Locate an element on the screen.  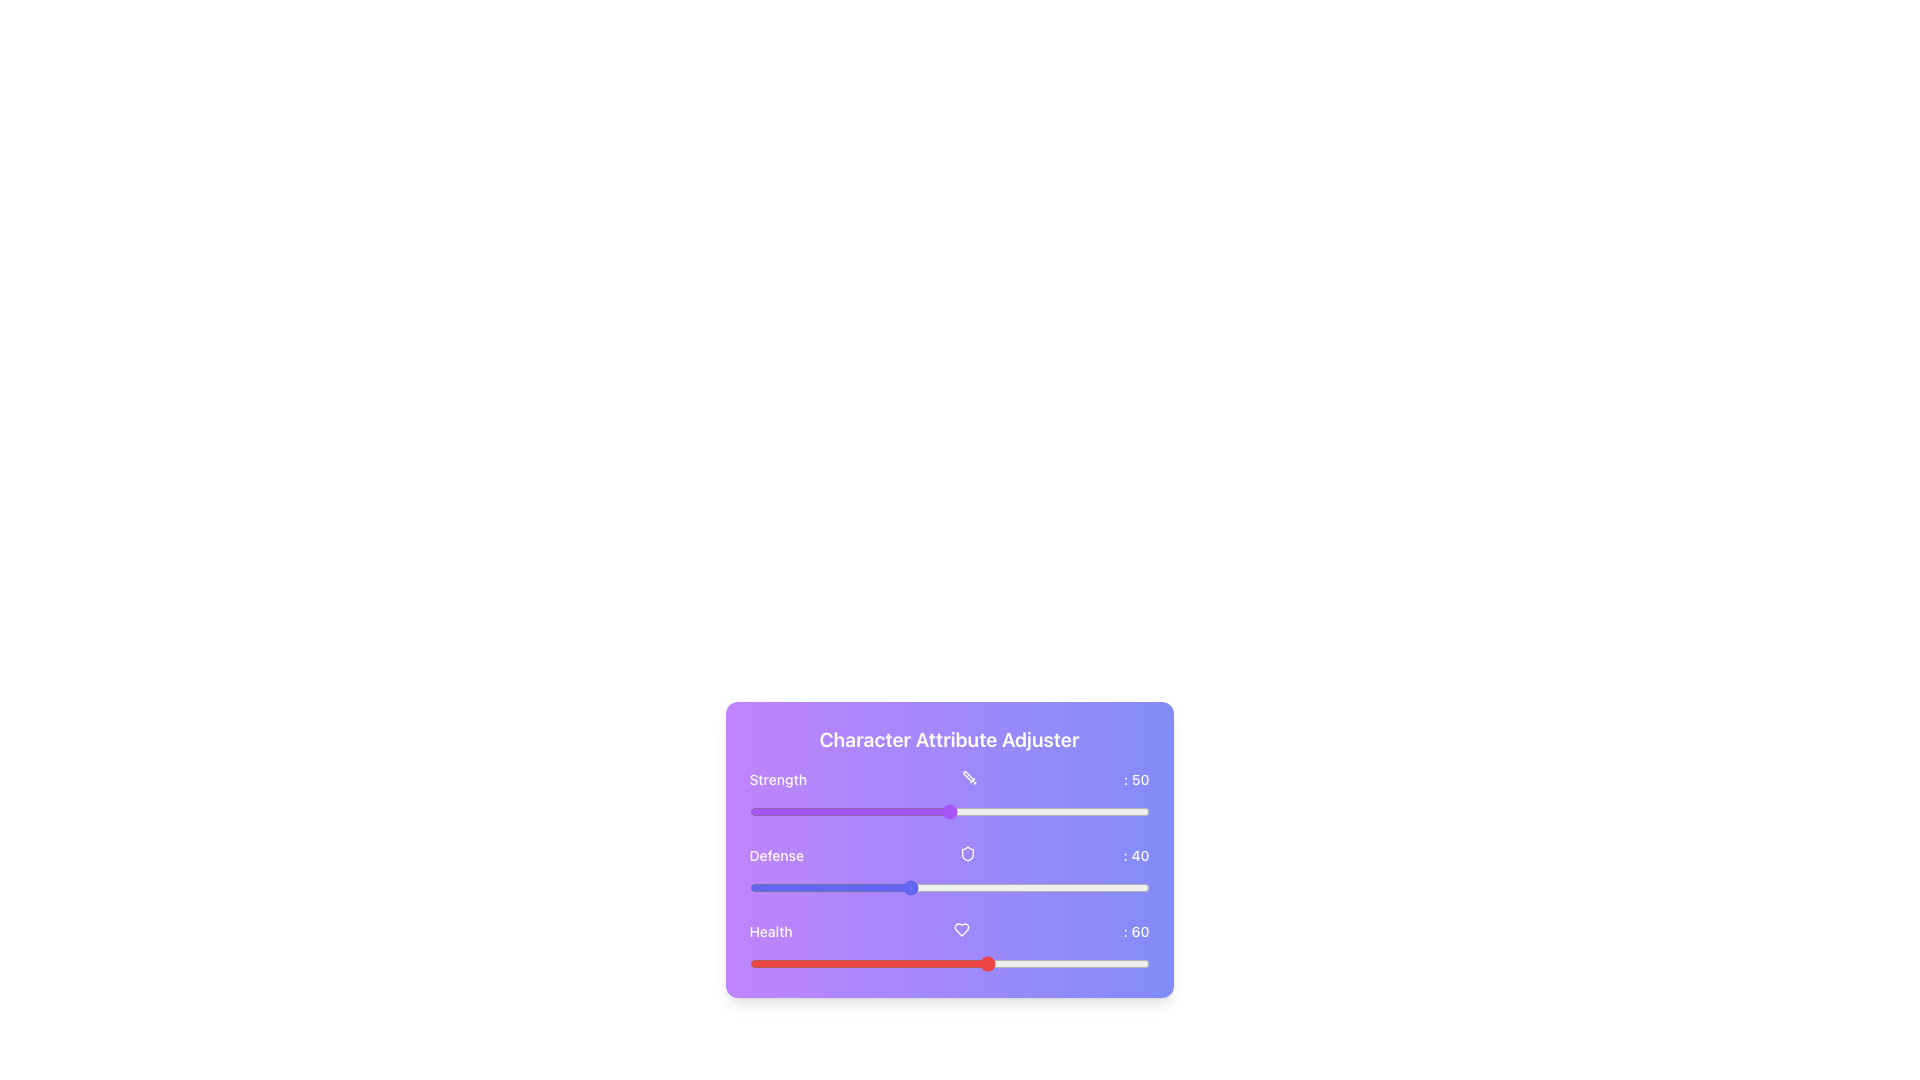
the Health slider is located at coordinates (1121, 963).